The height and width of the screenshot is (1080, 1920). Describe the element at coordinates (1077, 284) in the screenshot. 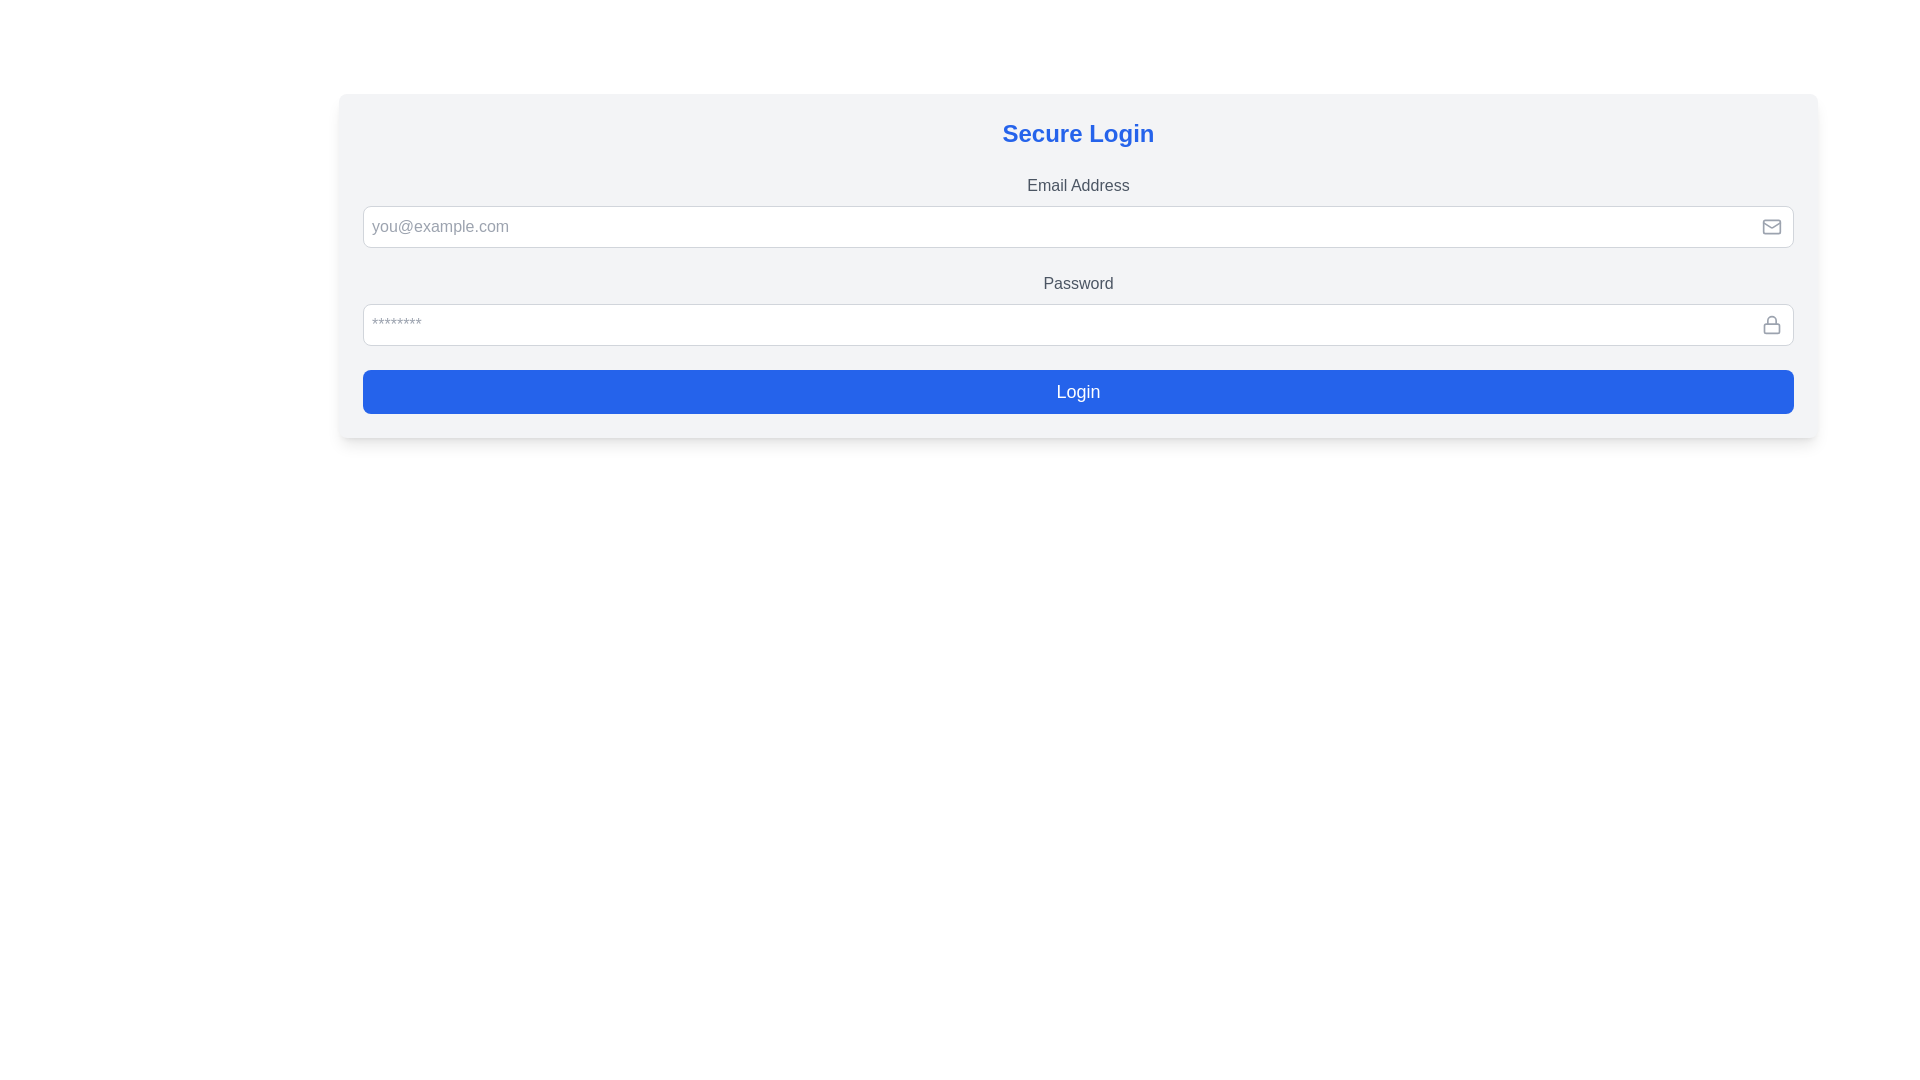

I see `the password label that guides the user to input their password, located above the password input field and aligned to the left margin of the form` at that location.